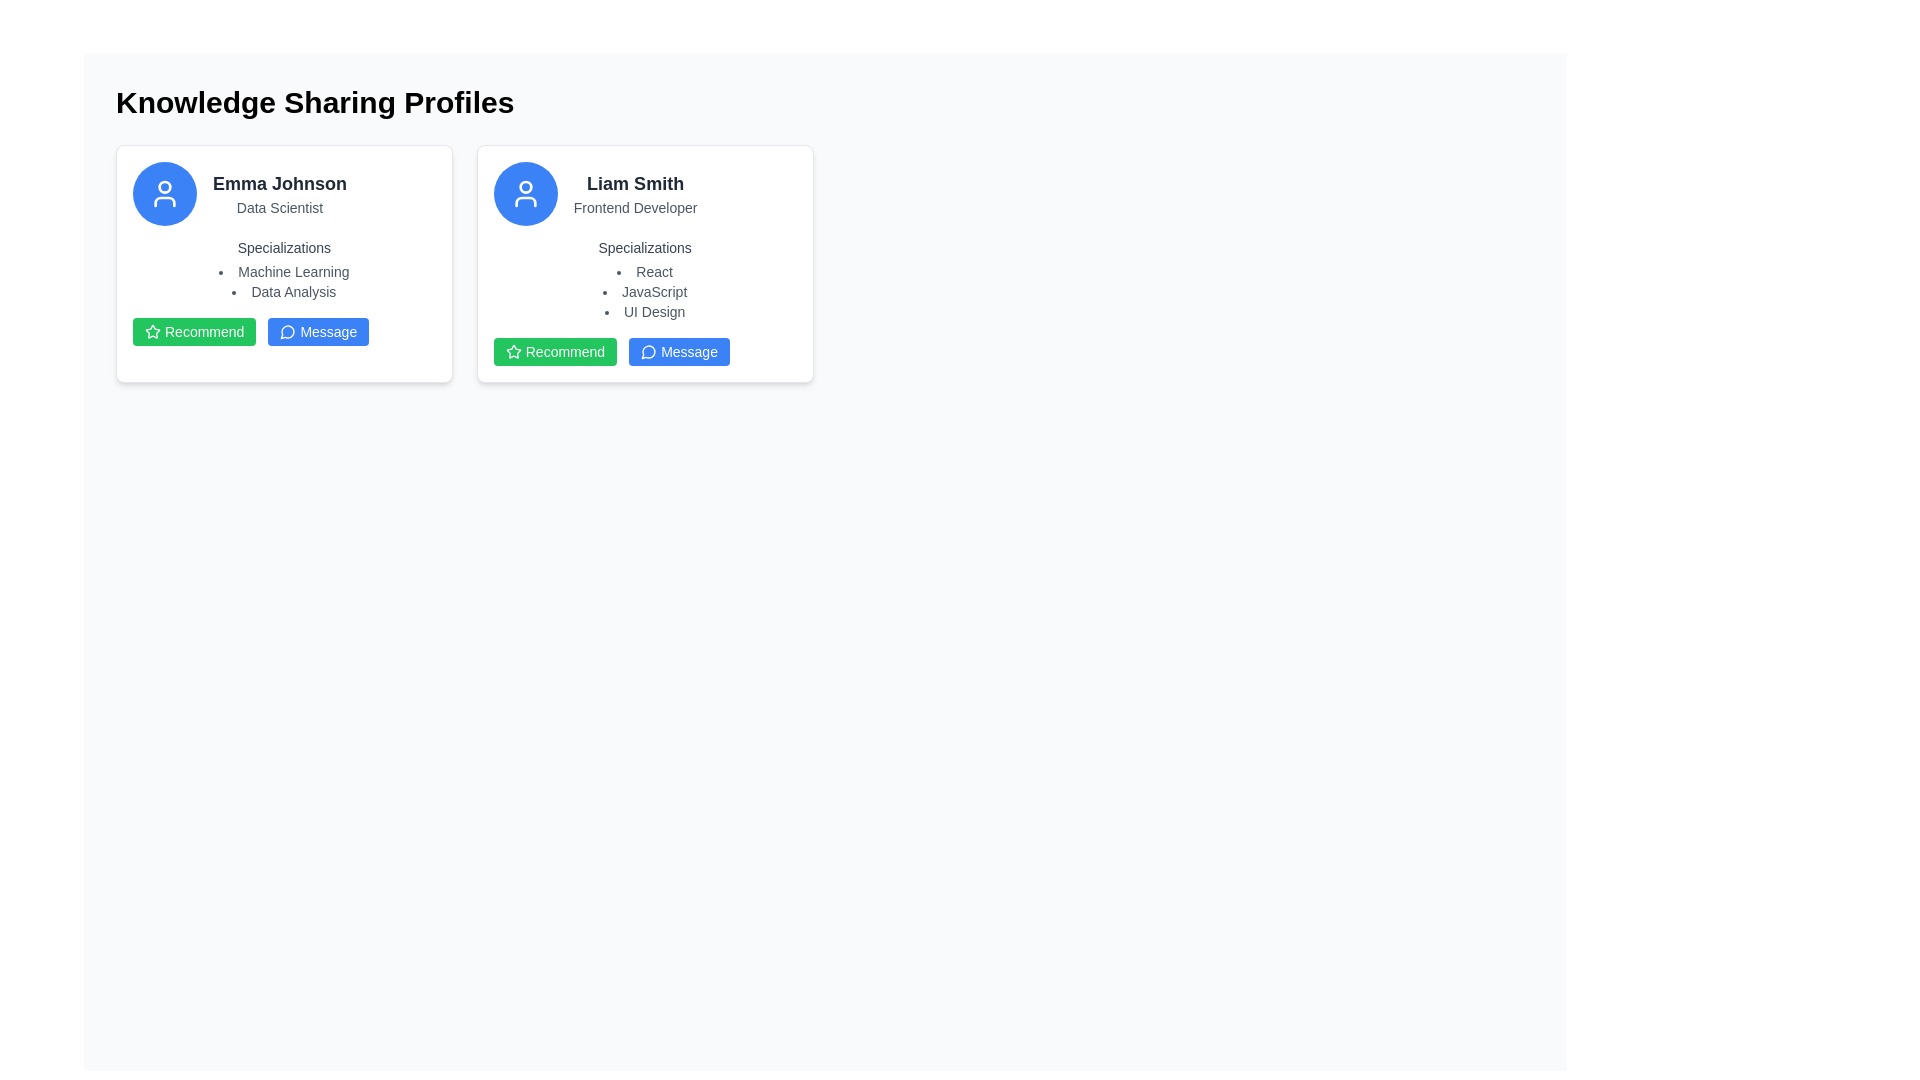 The height and width of the screenshot is (1080, 1920). Describe the element at coordinates (278, 208) in the screenshot. I see `the static text label indicating the professional role or job title located below 'Emma Johnson' in the profile card` at that location.